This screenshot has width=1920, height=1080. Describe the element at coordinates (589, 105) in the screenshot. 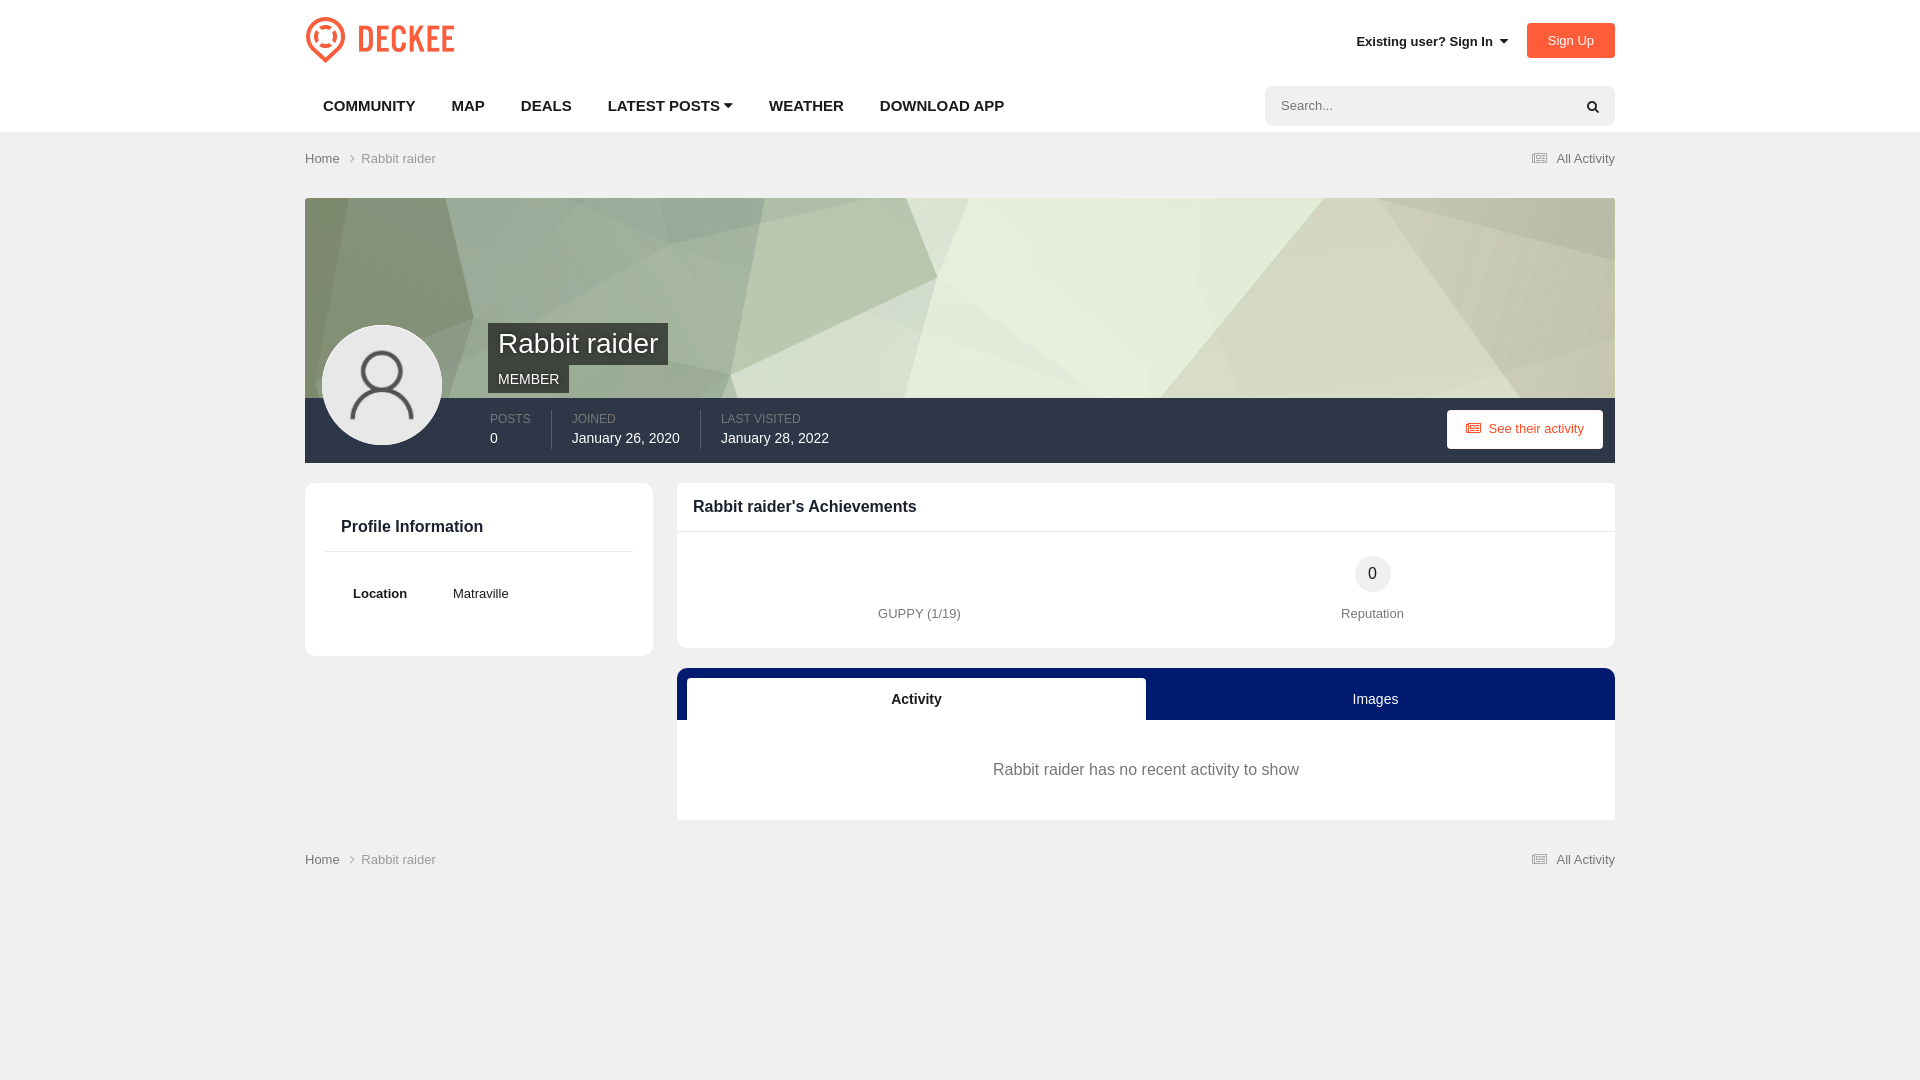

I see `'LATEST POSTS'` at that location.